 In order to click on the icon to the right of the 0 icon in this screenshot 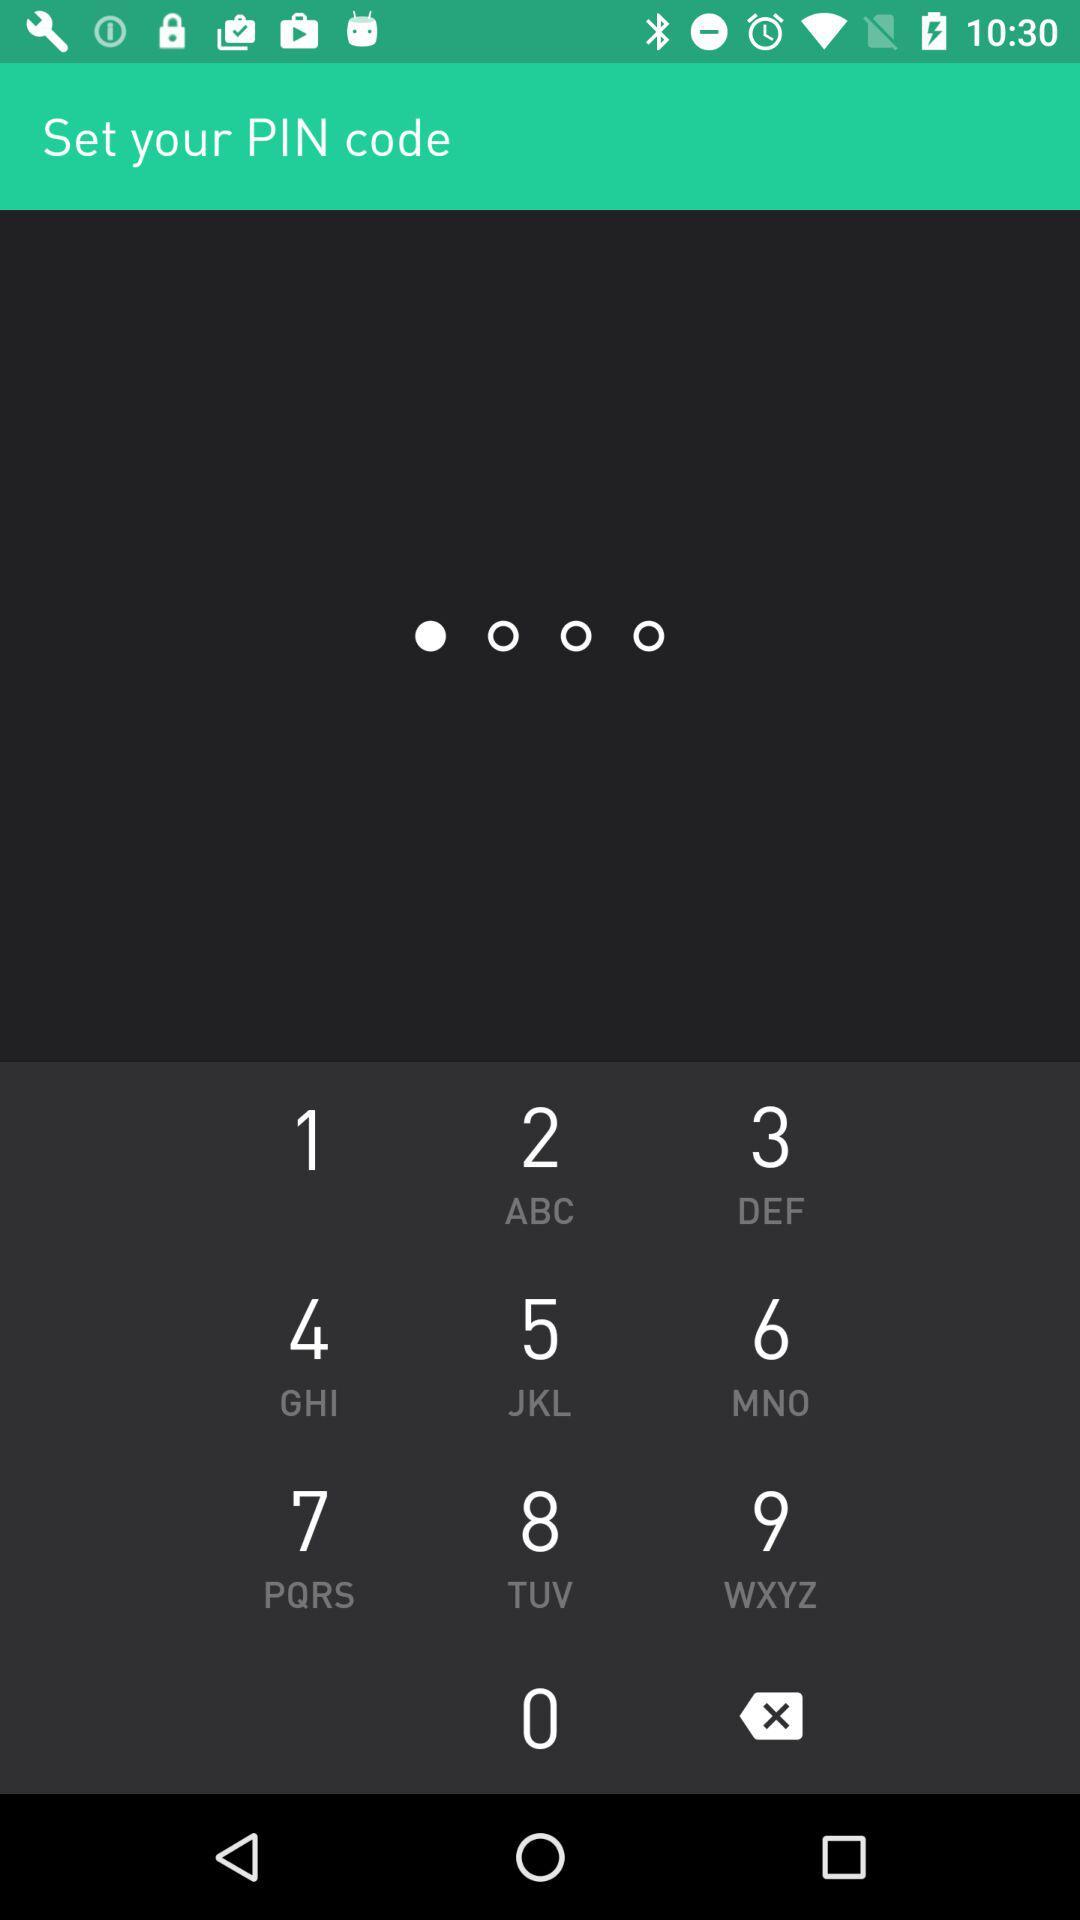, I will do `click(770, 1714)`.